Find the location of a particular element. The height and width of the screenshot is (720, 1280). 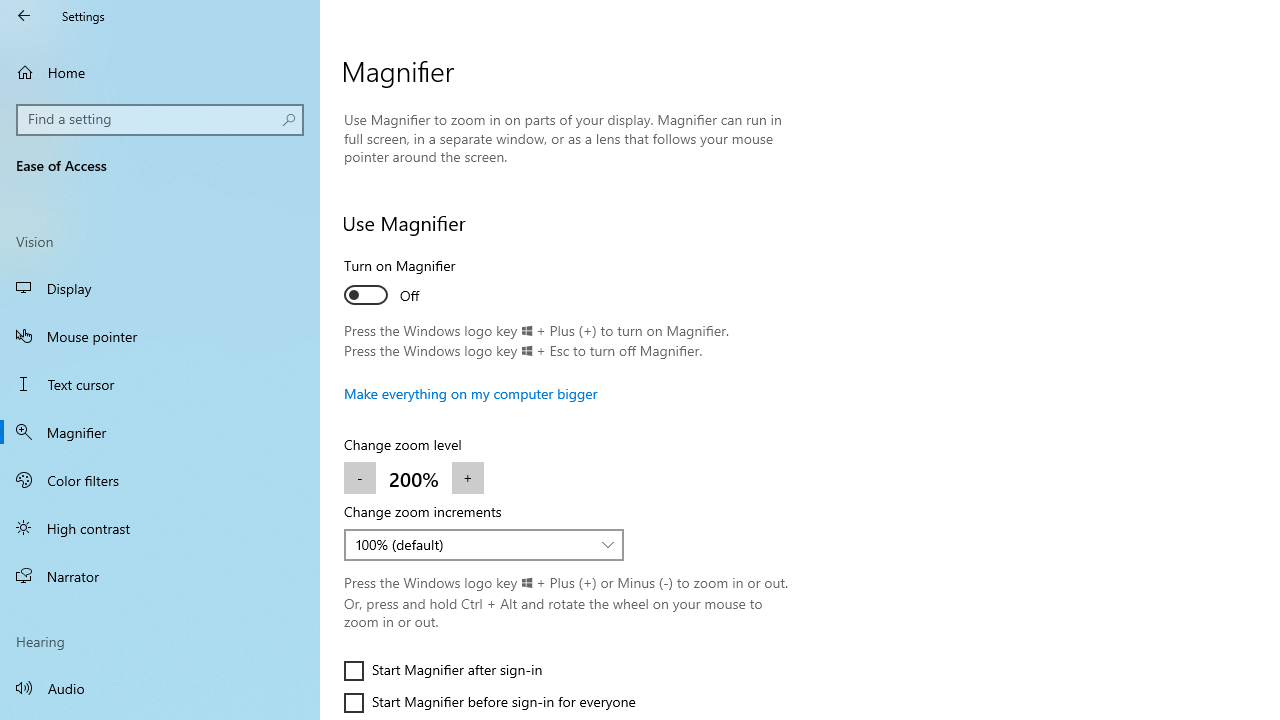

'Mouse pointer' is located at coordinates (160, 334).